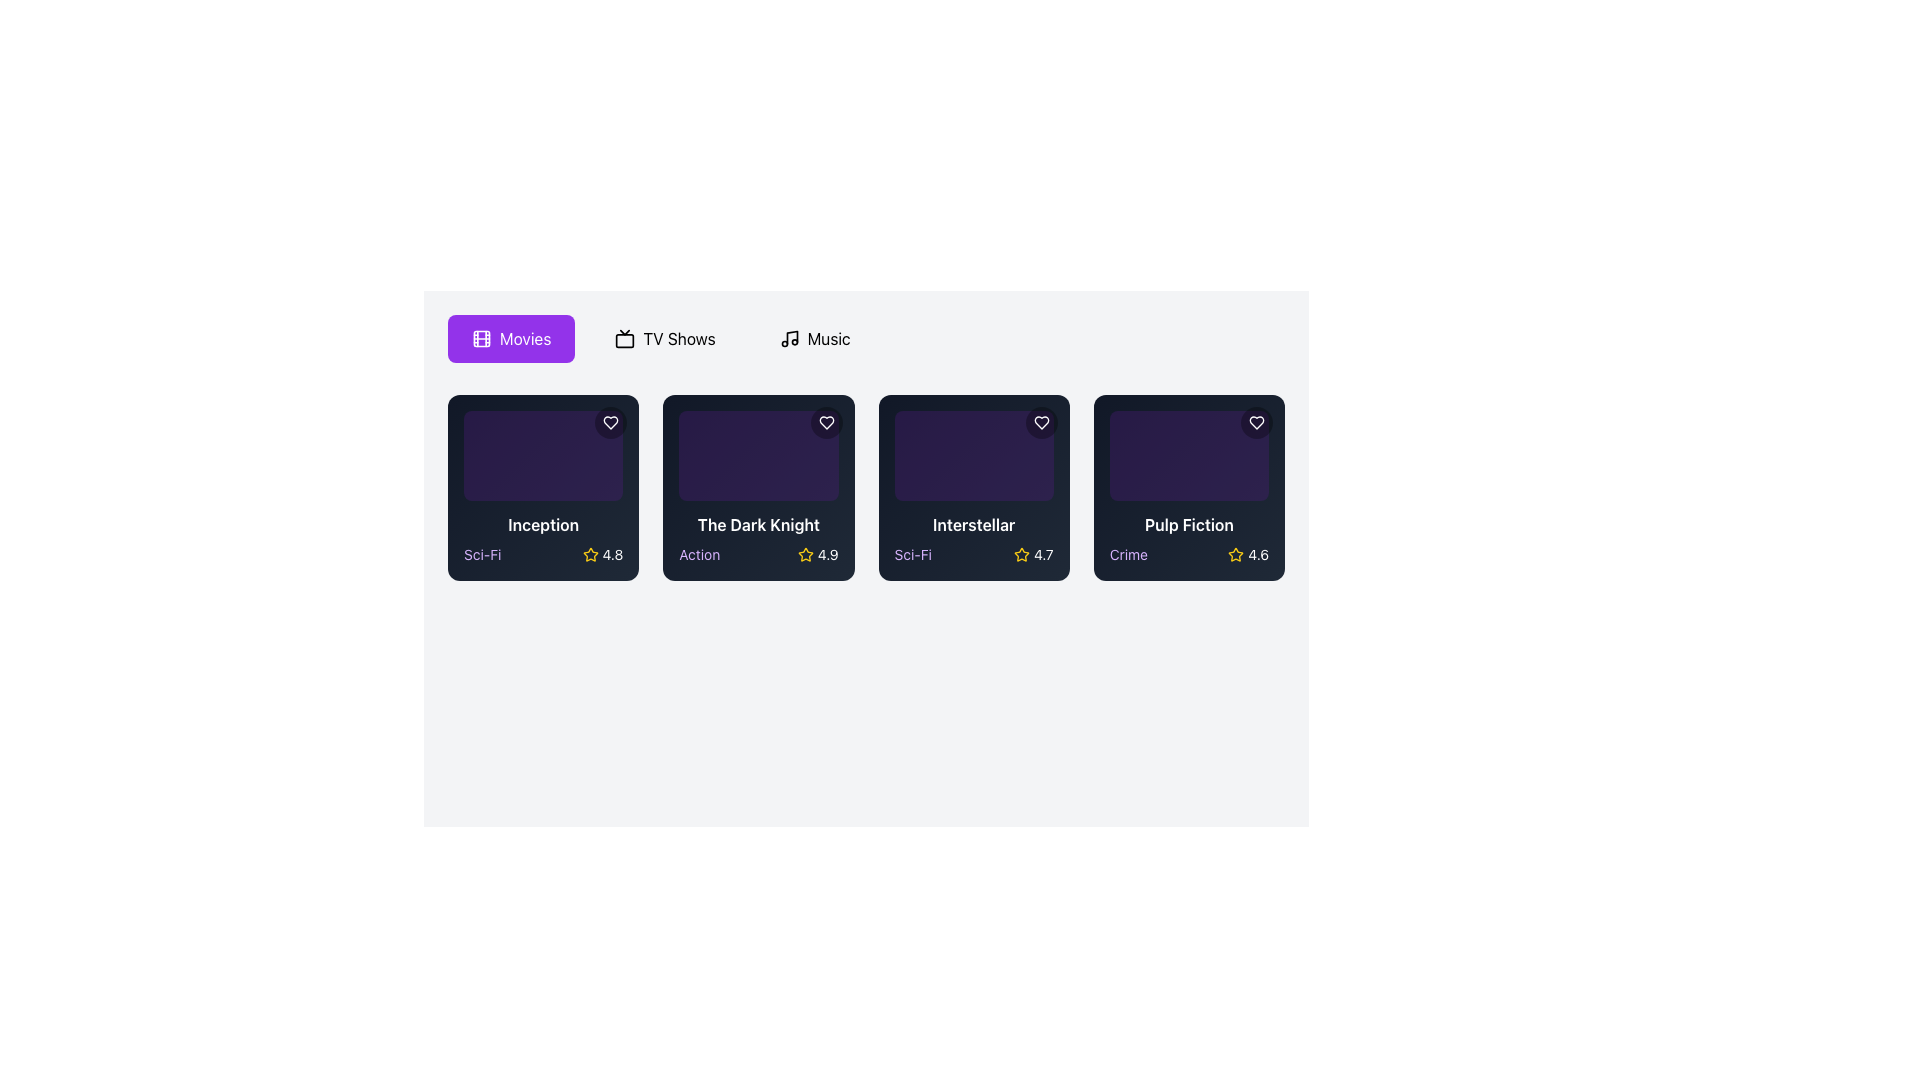 This screenshot has width=1920, height=1080. Describe the element at coordinates (1247, 554) in the screenshot. I see `the rating indicator displaying the numeric text '4.6' and yellow star icon for further actions` at that location.